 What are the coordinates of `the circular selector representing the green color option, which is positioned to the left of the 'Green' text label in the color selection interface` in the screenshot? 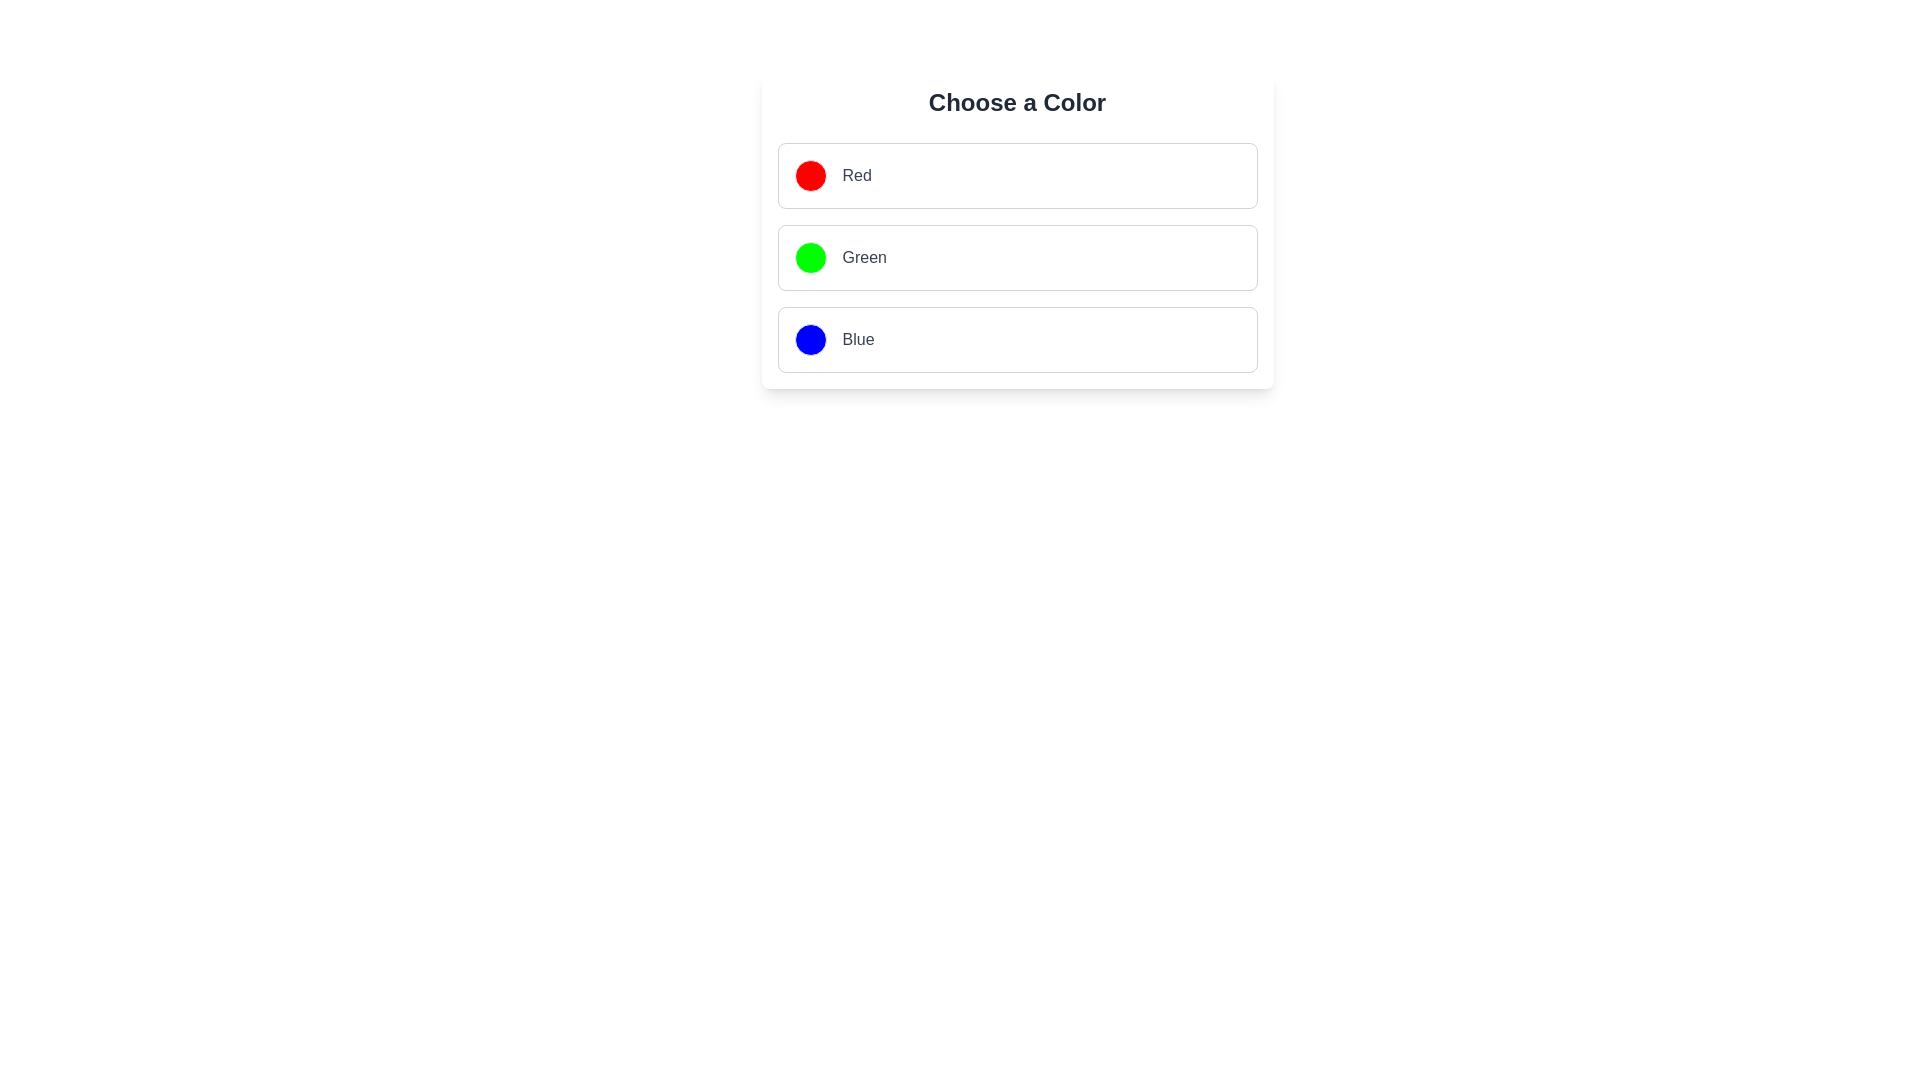 It's located at (810, 257).